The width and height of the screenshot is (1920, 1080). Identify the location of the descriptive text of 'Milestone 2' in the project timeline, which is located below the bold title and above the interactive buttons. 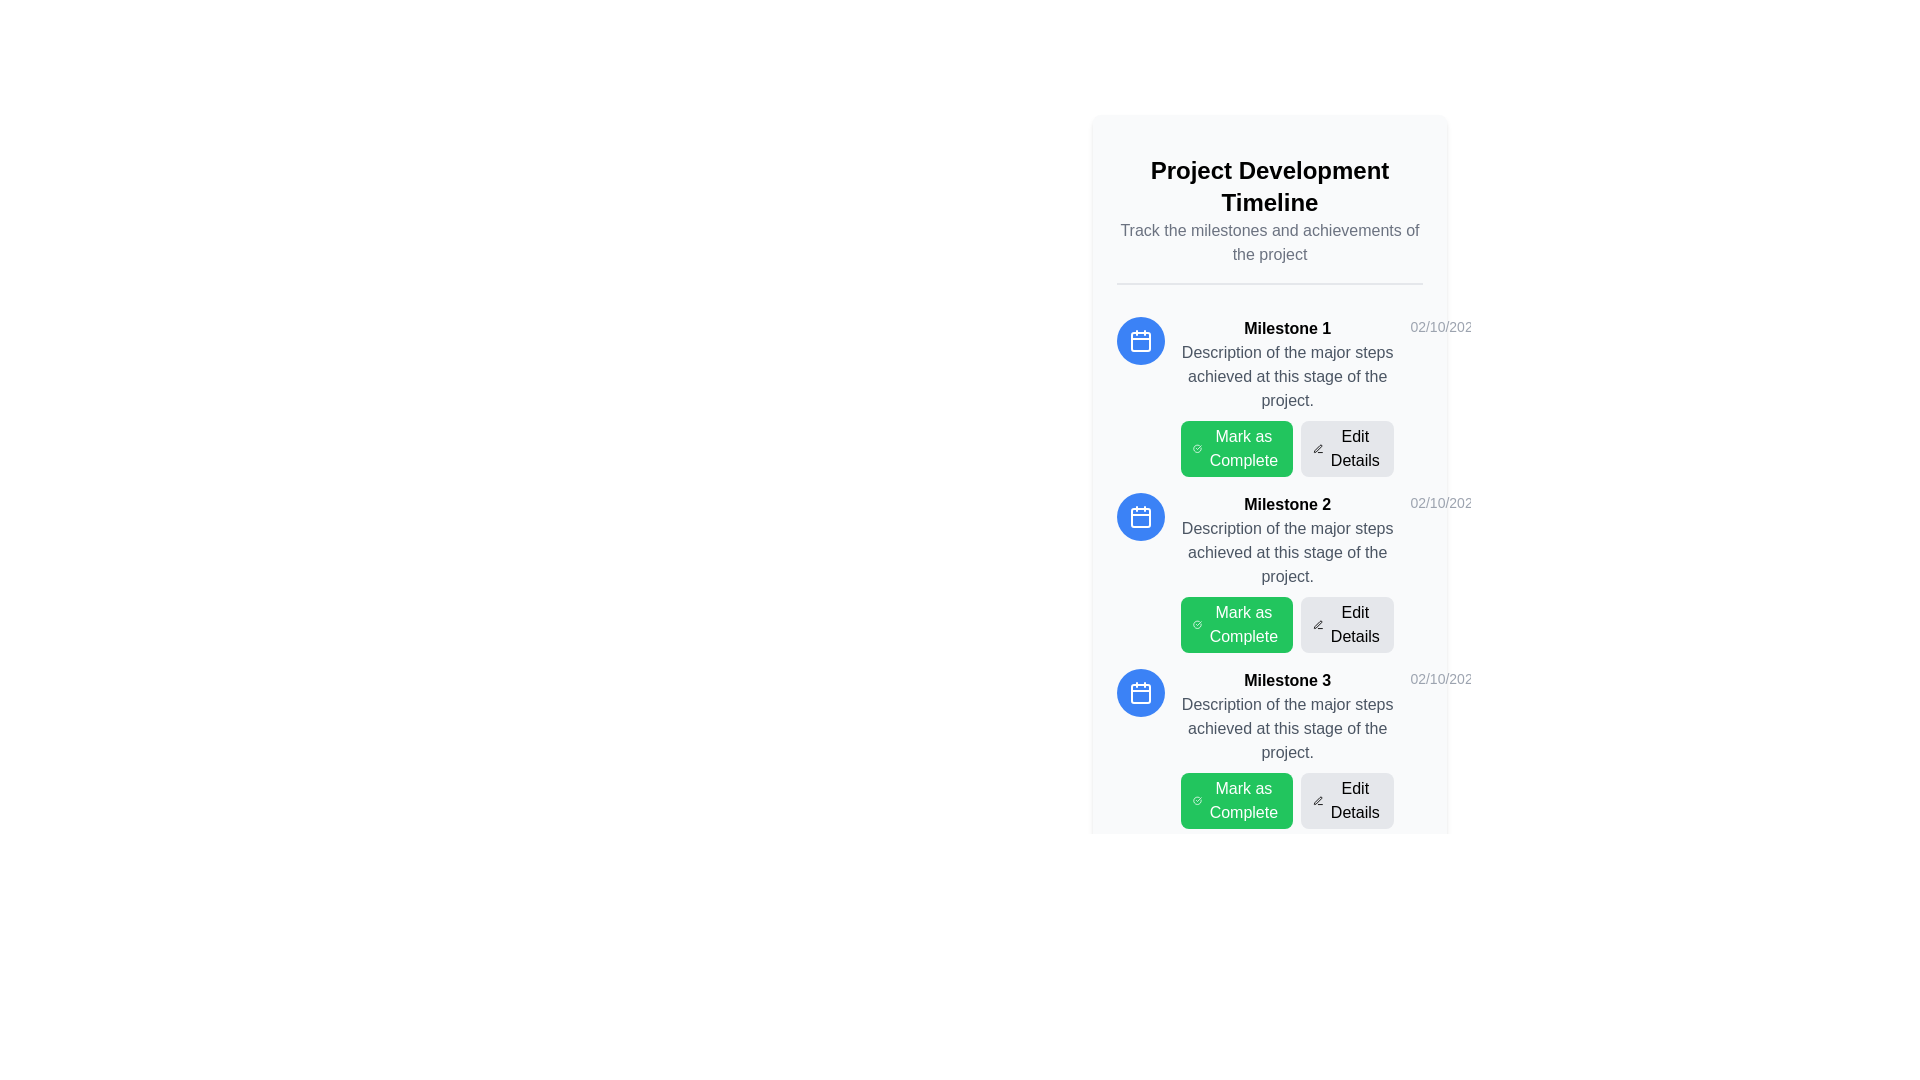
(1269, 573).